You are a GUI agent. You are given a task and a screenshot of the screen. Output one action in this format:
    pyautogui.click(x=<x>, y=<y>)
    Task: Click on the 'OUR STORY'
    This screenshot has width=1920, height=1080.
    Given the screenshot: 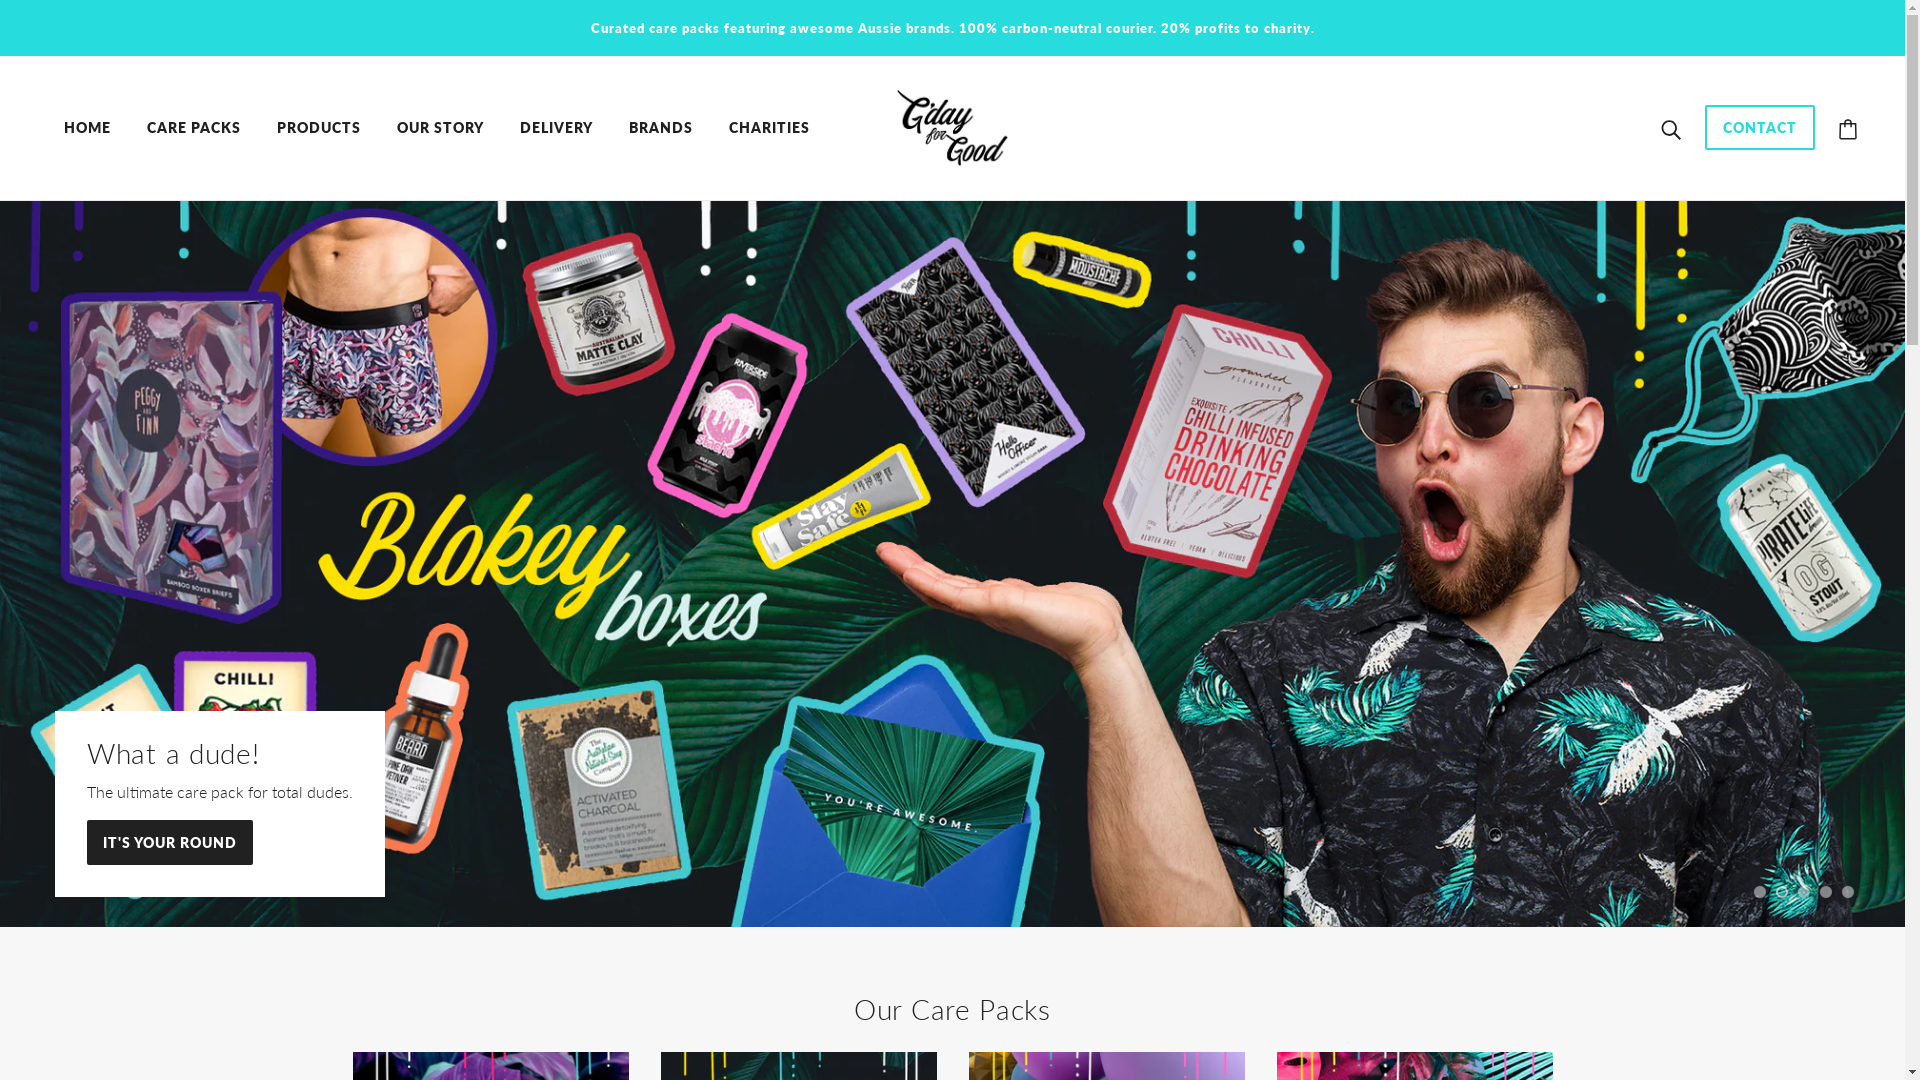 What is the action you would take?
    pyautogui.click(x=439, y=127)
    